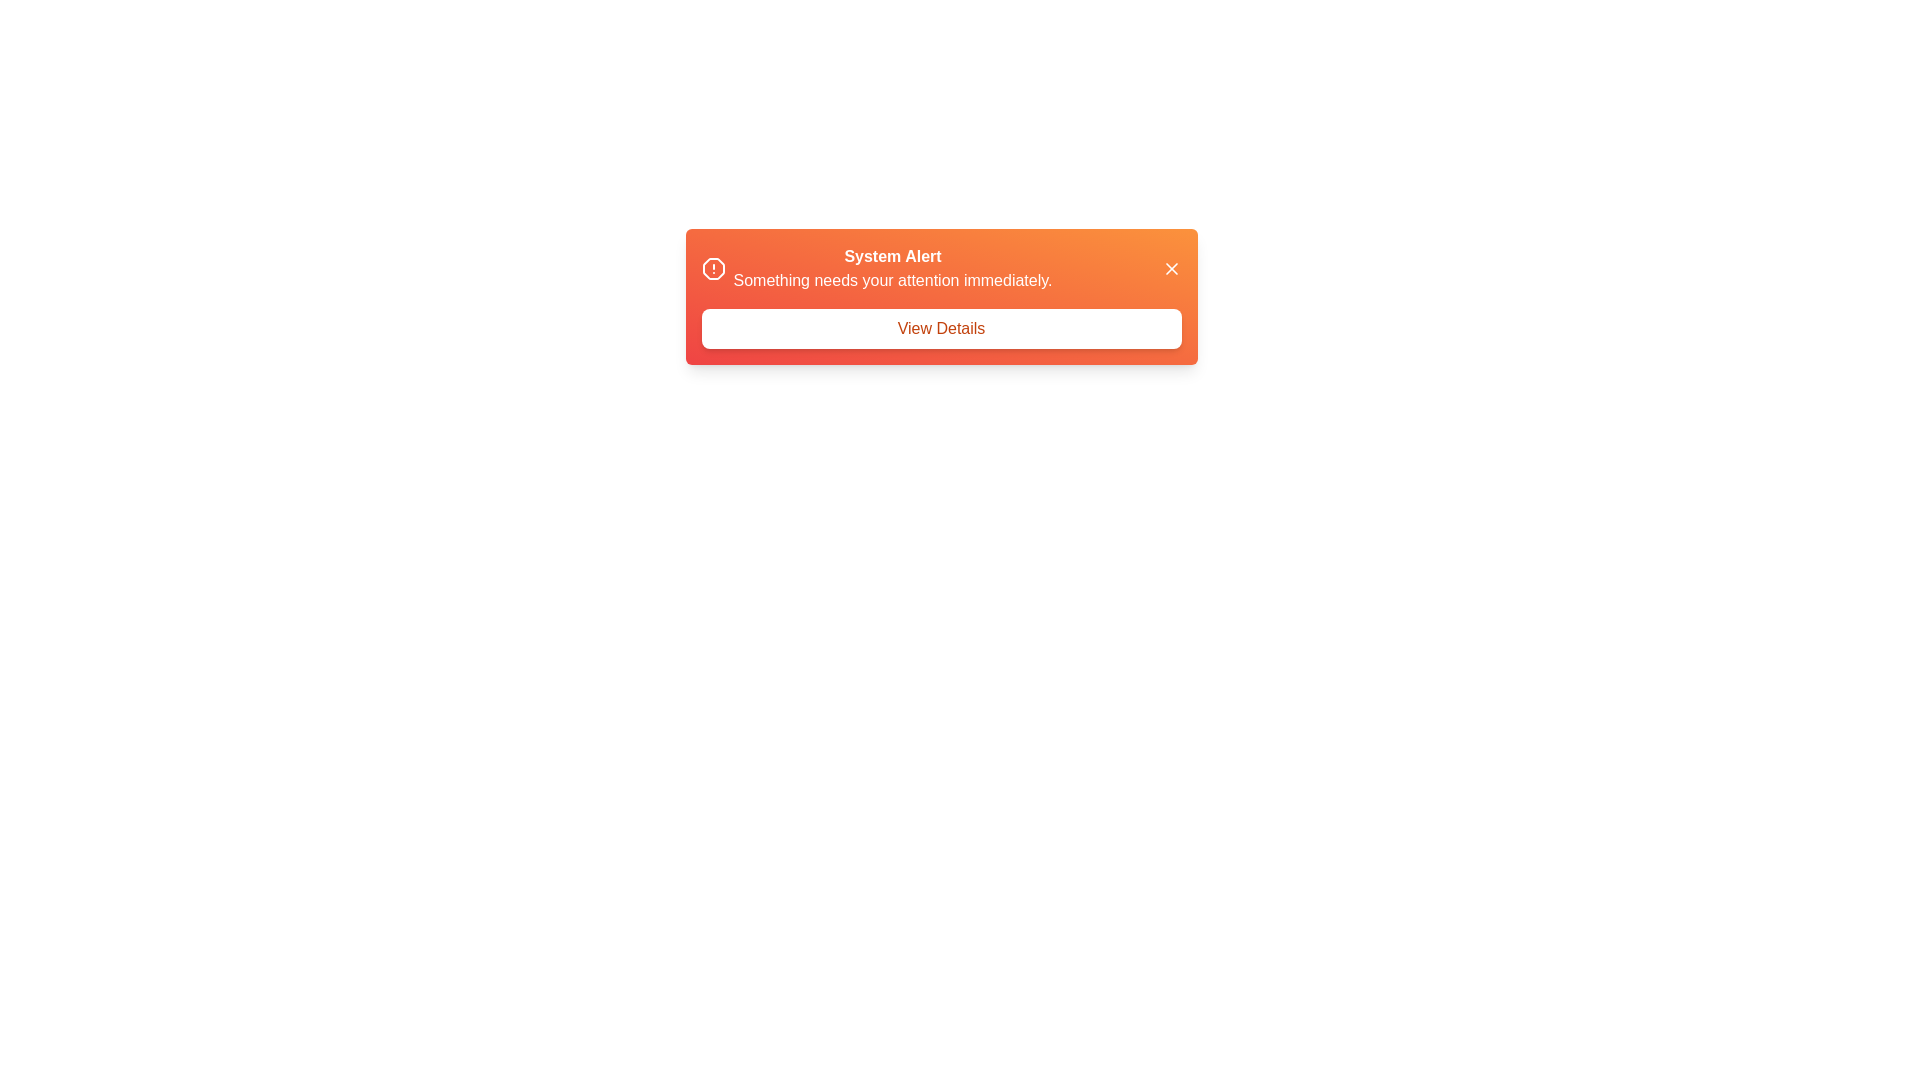 The image size is (1920, 1080). What do you see at coordinates (877, 268) in the screenshot?
I see `the 'System Alert' text display component, which includes the bold title 'System Alert' and the message 'Something needs your attention immediately.'` at bounding box center [877, 268].